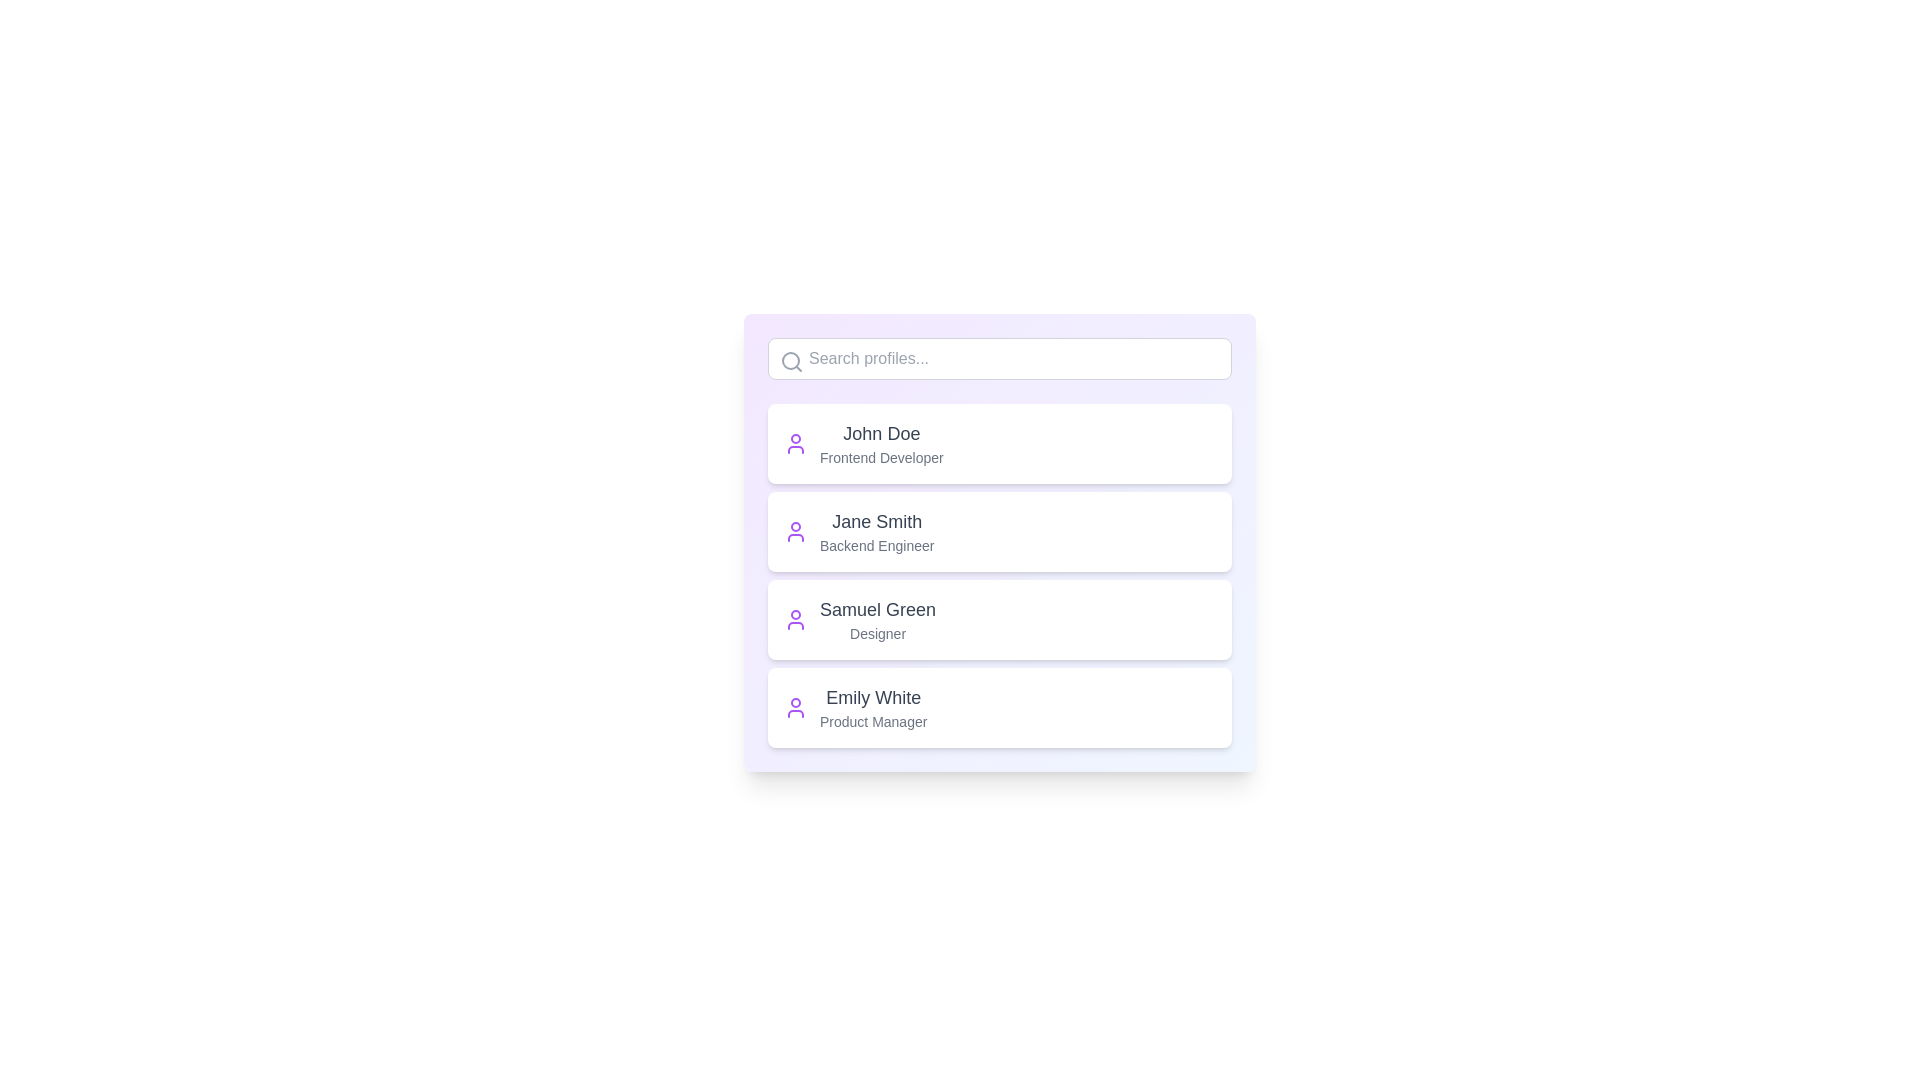 This screenshot has height=1080, width=1920. What do you see at coordinates (999, 531) in the screenshot?
I see `the second profile card in the vertical list` at bounding box center [999, 531].